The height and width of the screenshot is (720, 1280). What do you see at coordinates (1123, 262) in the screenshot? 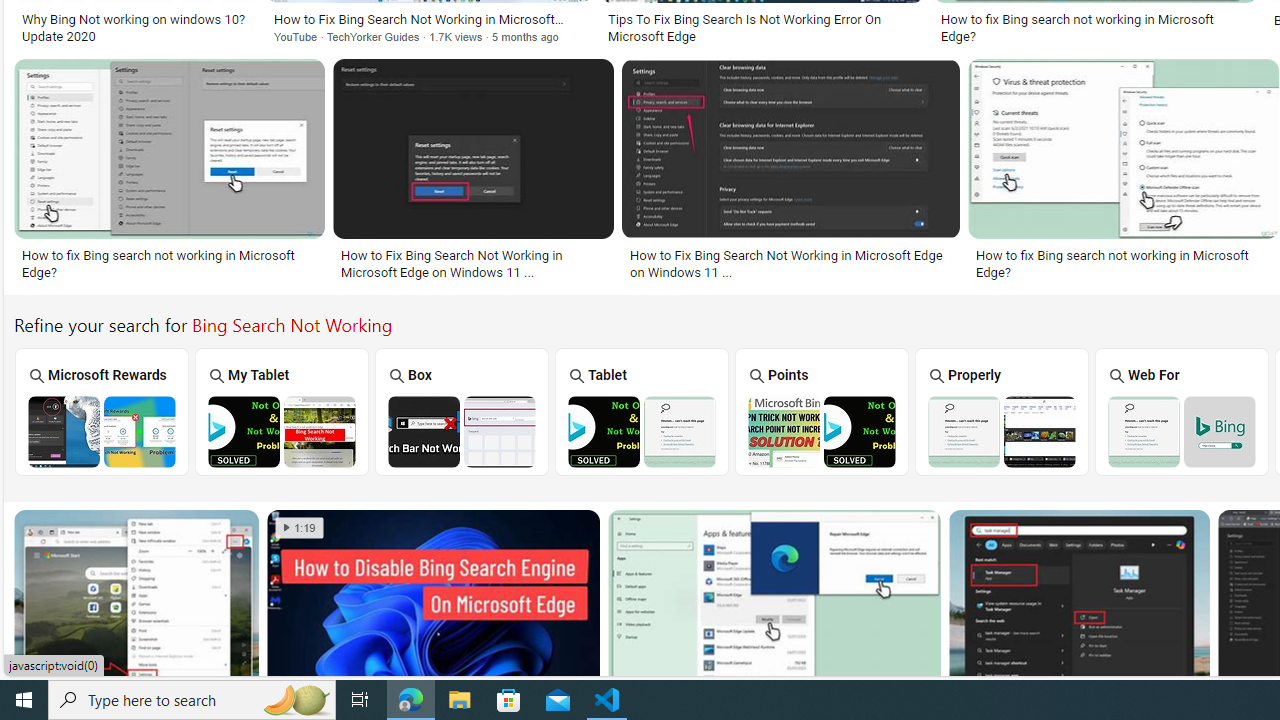
I see `'How to fix Bing search not working in Microsoft Edge?'` at bounding box center [1123, 262].